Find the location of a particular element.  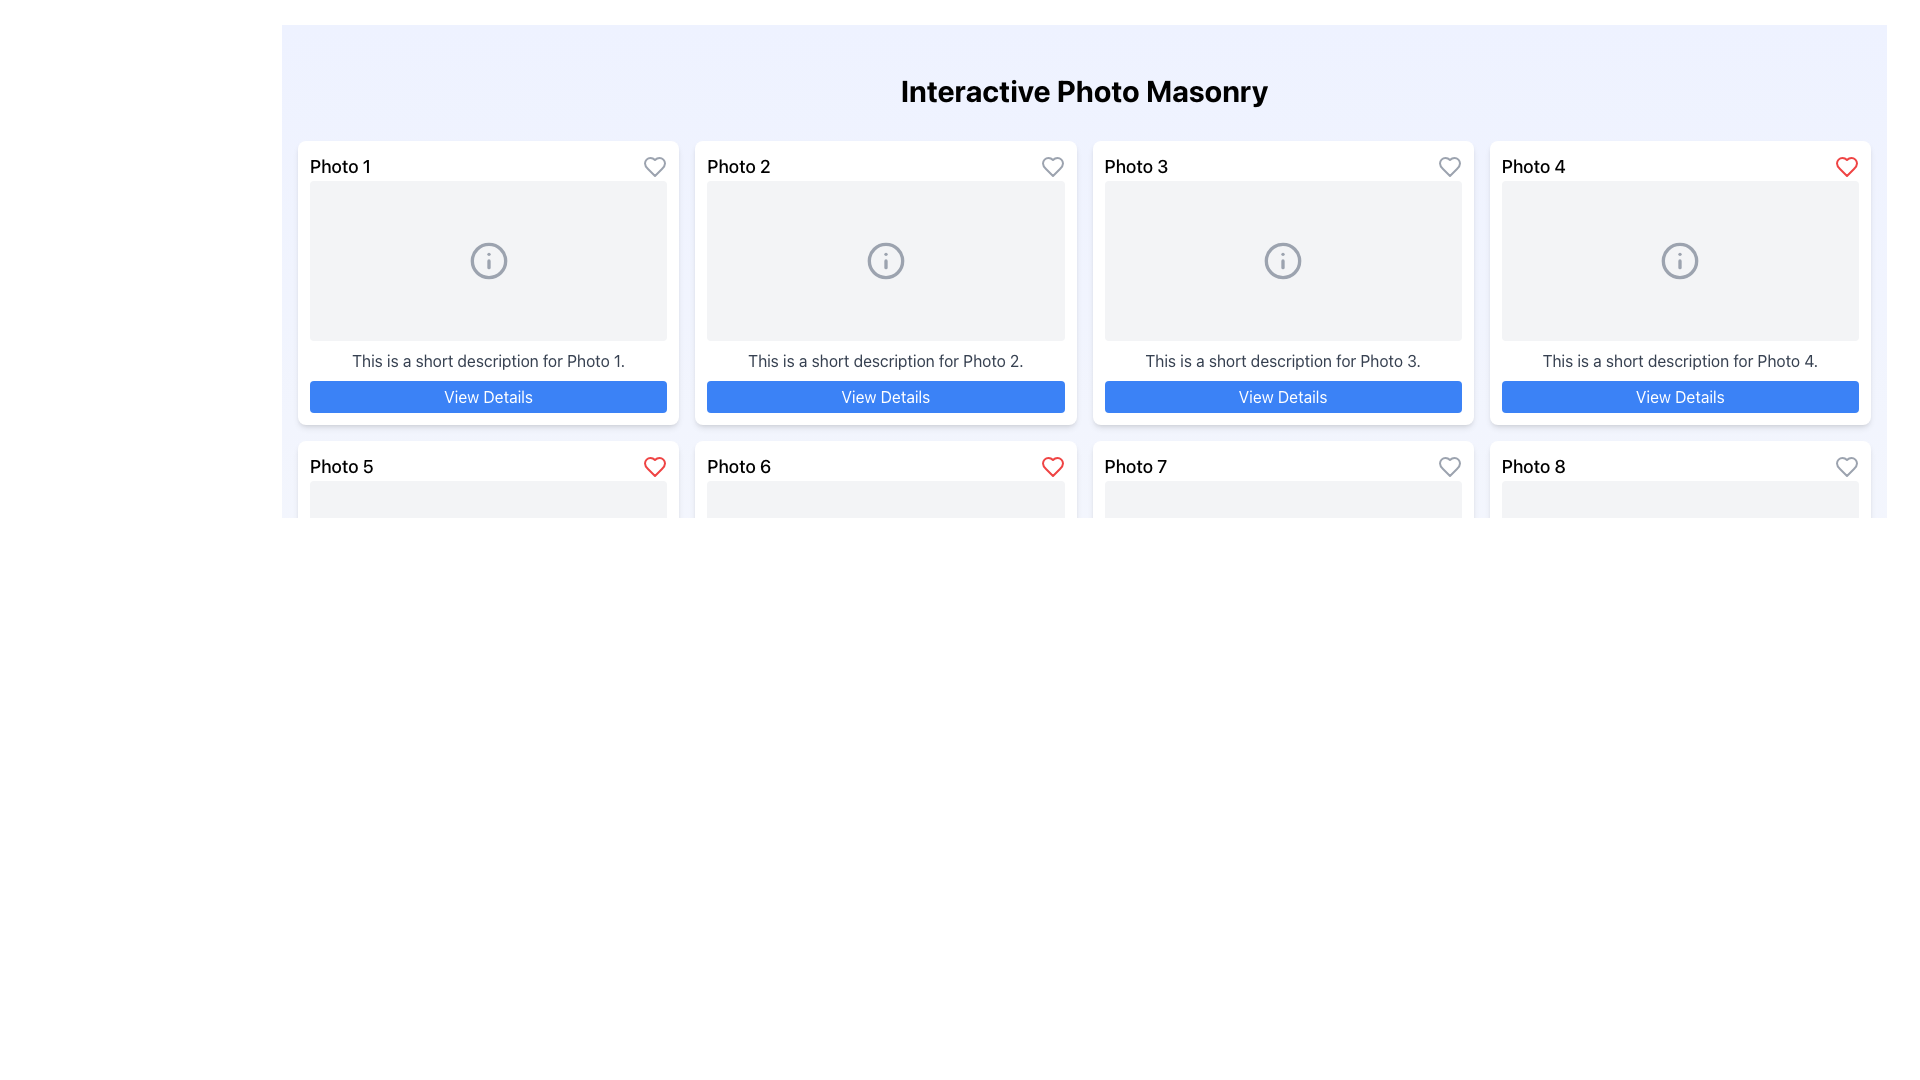

the heart-shaped icon in the top-right corner of the 'Photo 1' card is located at coordinates (655, 165).